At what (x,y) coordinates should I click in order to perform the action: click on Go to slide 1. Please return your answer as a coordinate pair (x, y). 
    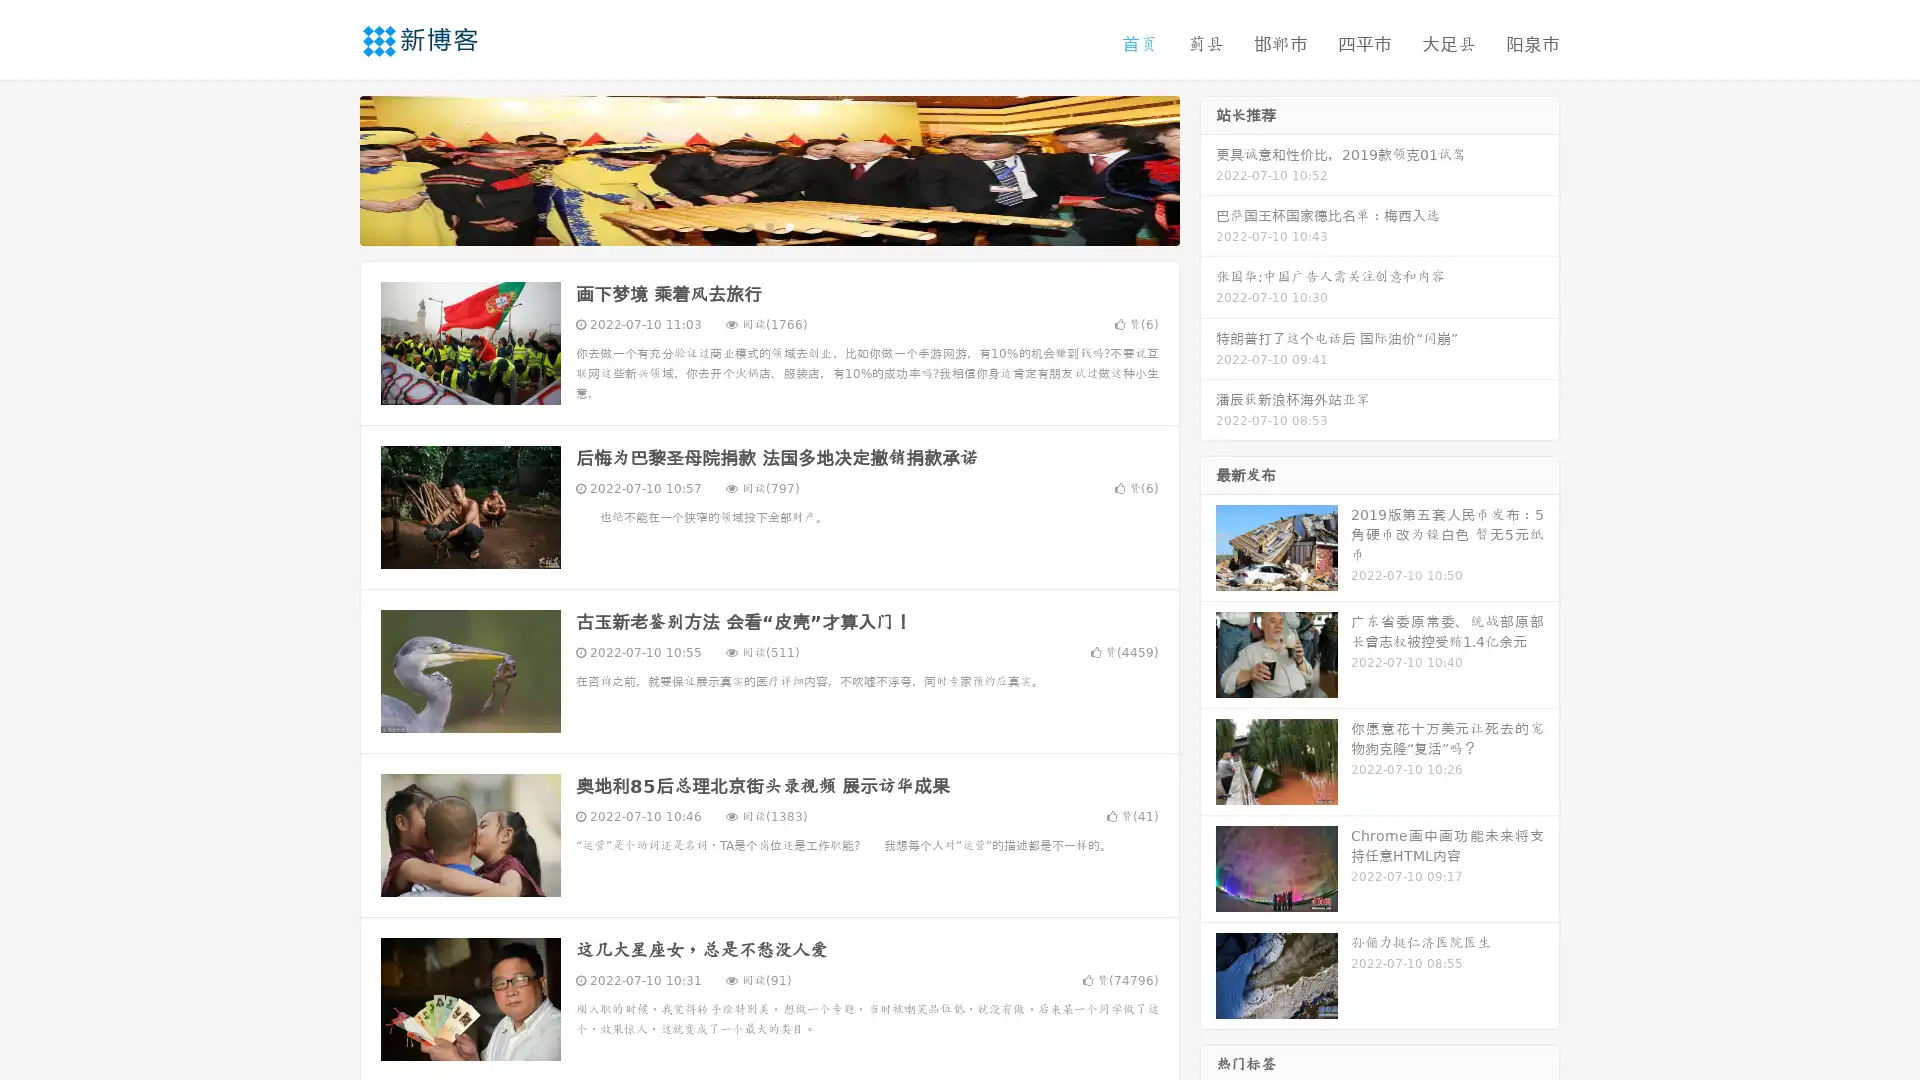
    Looking at the image, I should click on (748, 225).